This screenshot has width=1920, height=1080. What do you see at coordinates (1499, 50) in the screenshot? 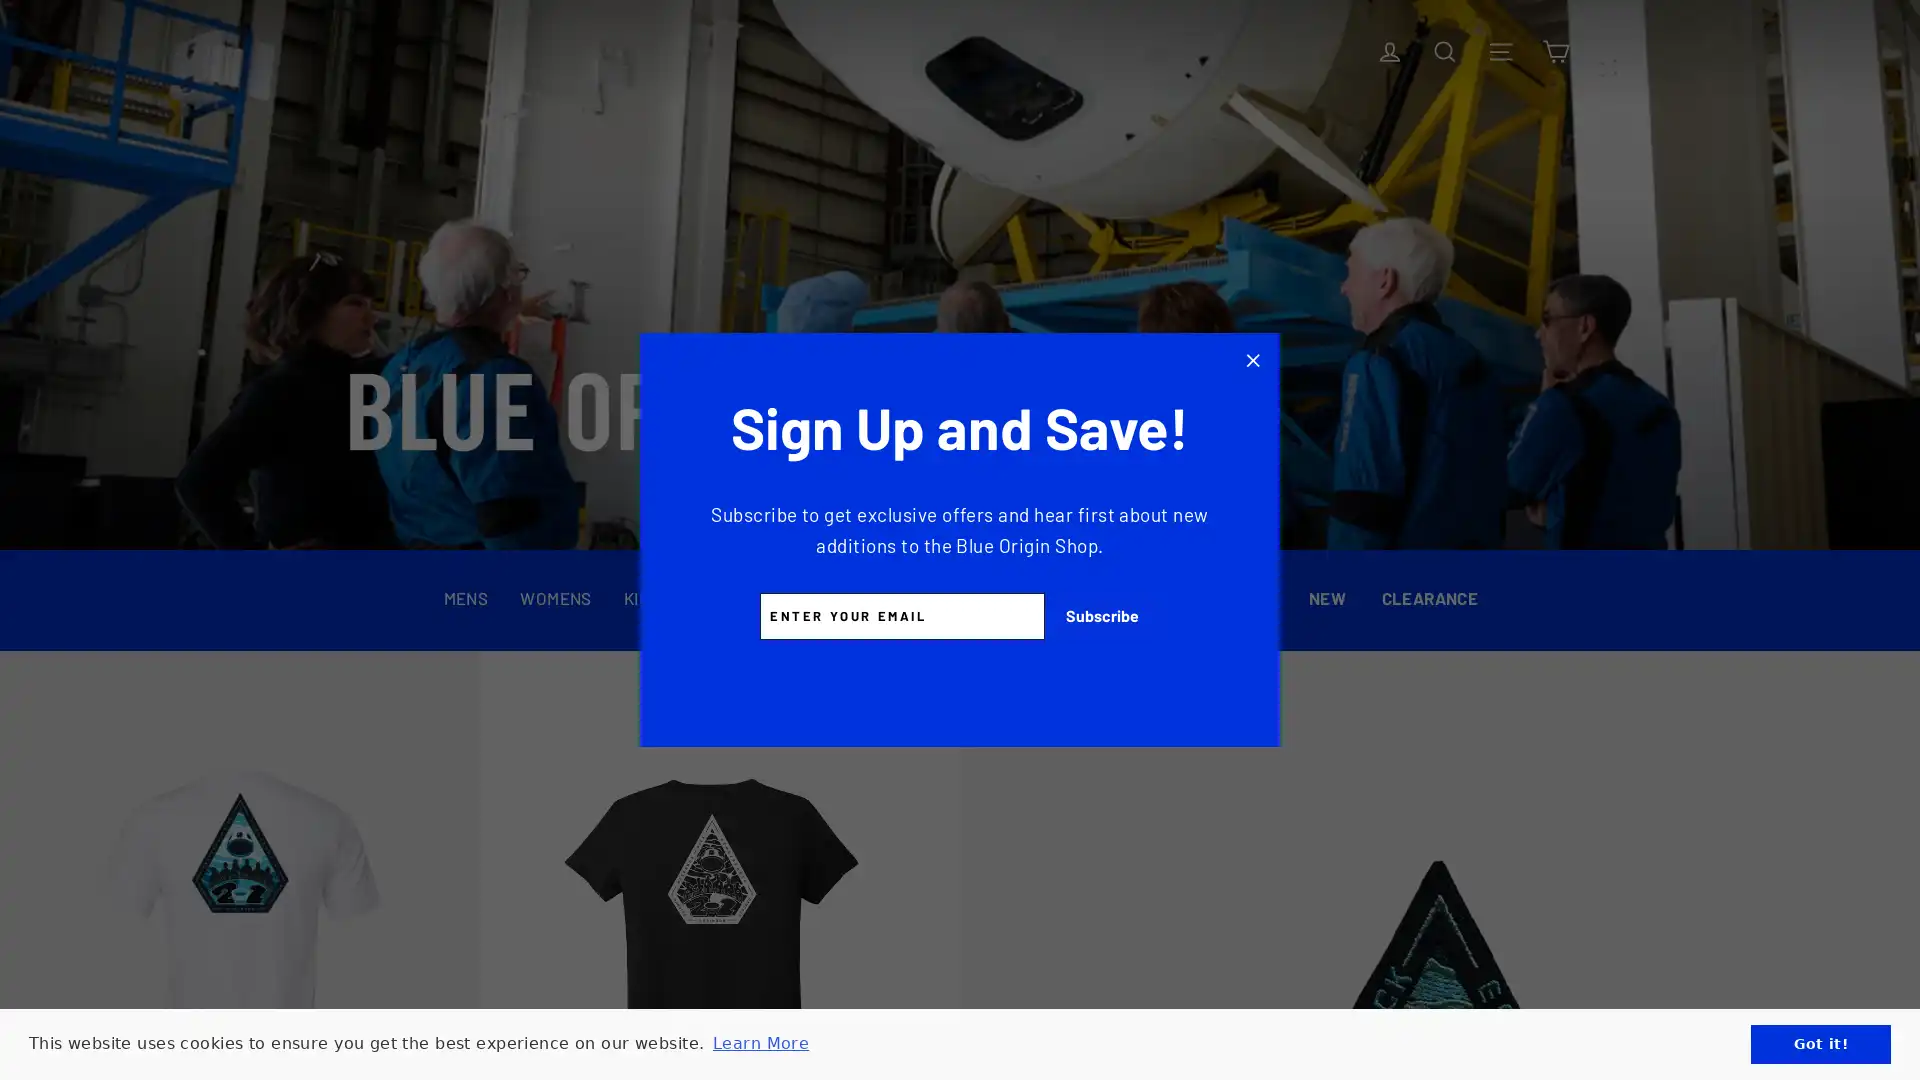
I see `Site navigation` at bounding box center [1499, 50].